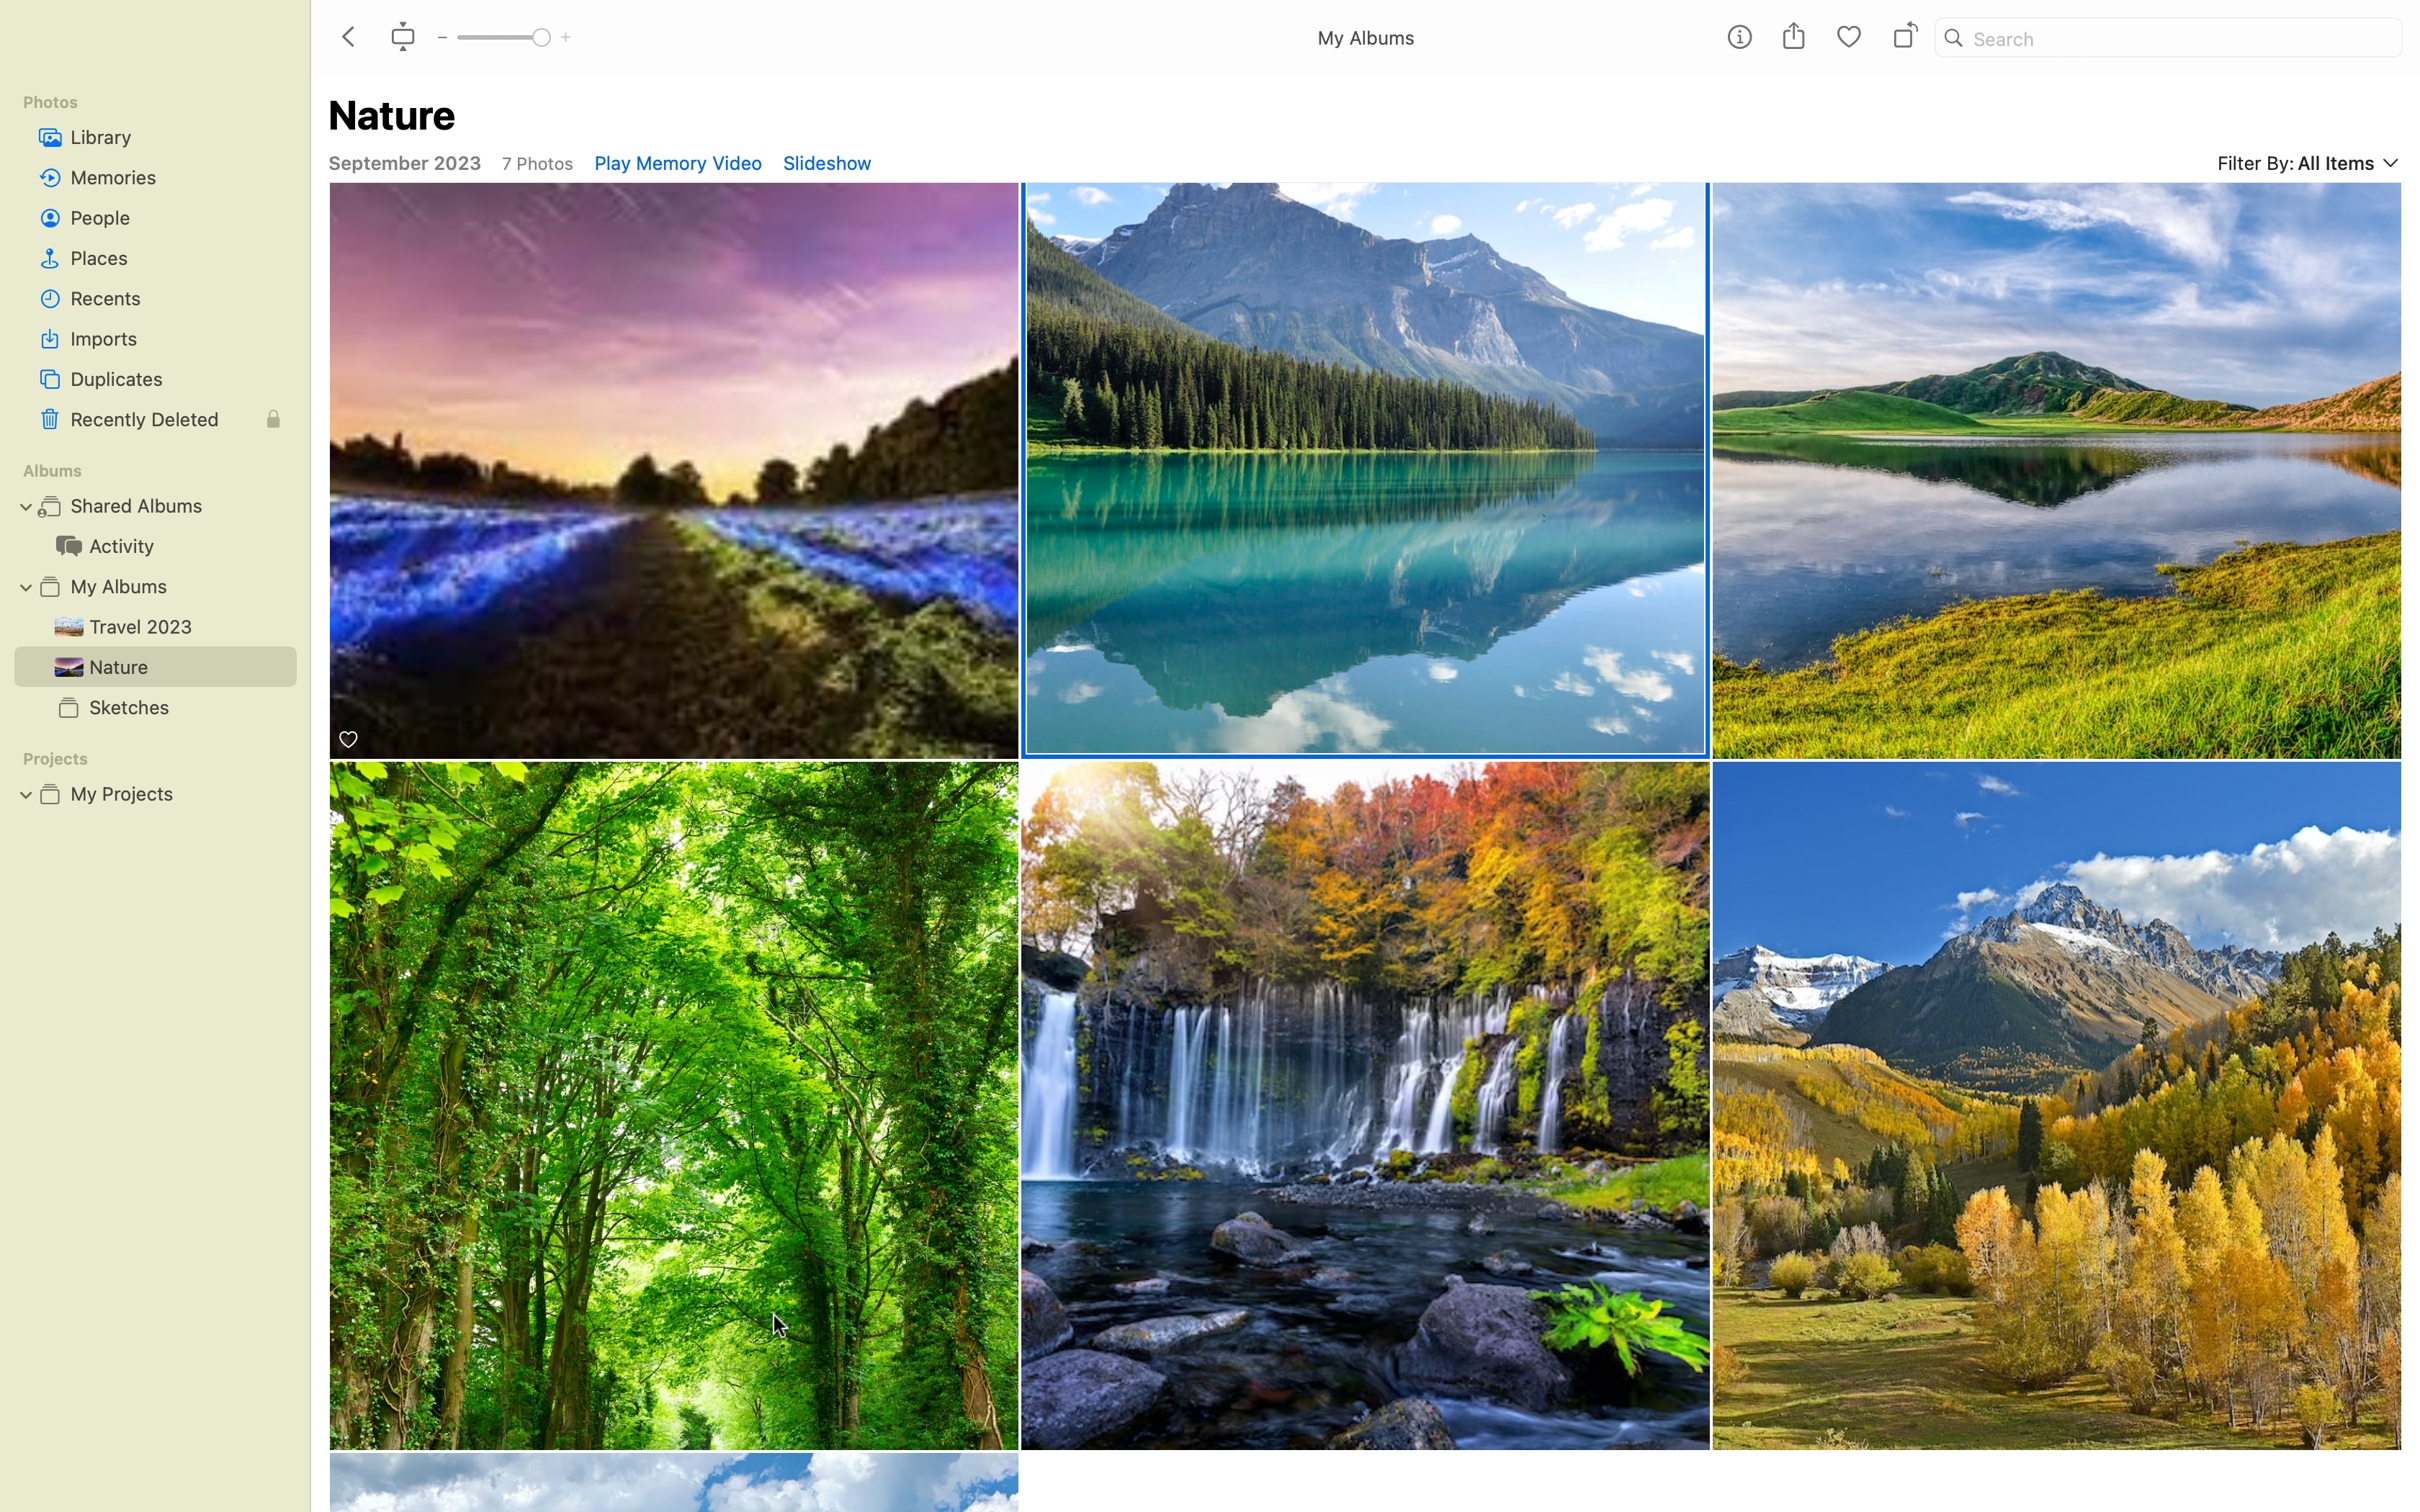 This screenshot has width=2420, height=1512. I want to click on Move towards the topmost part of the page, so click(4595580, 1781136).